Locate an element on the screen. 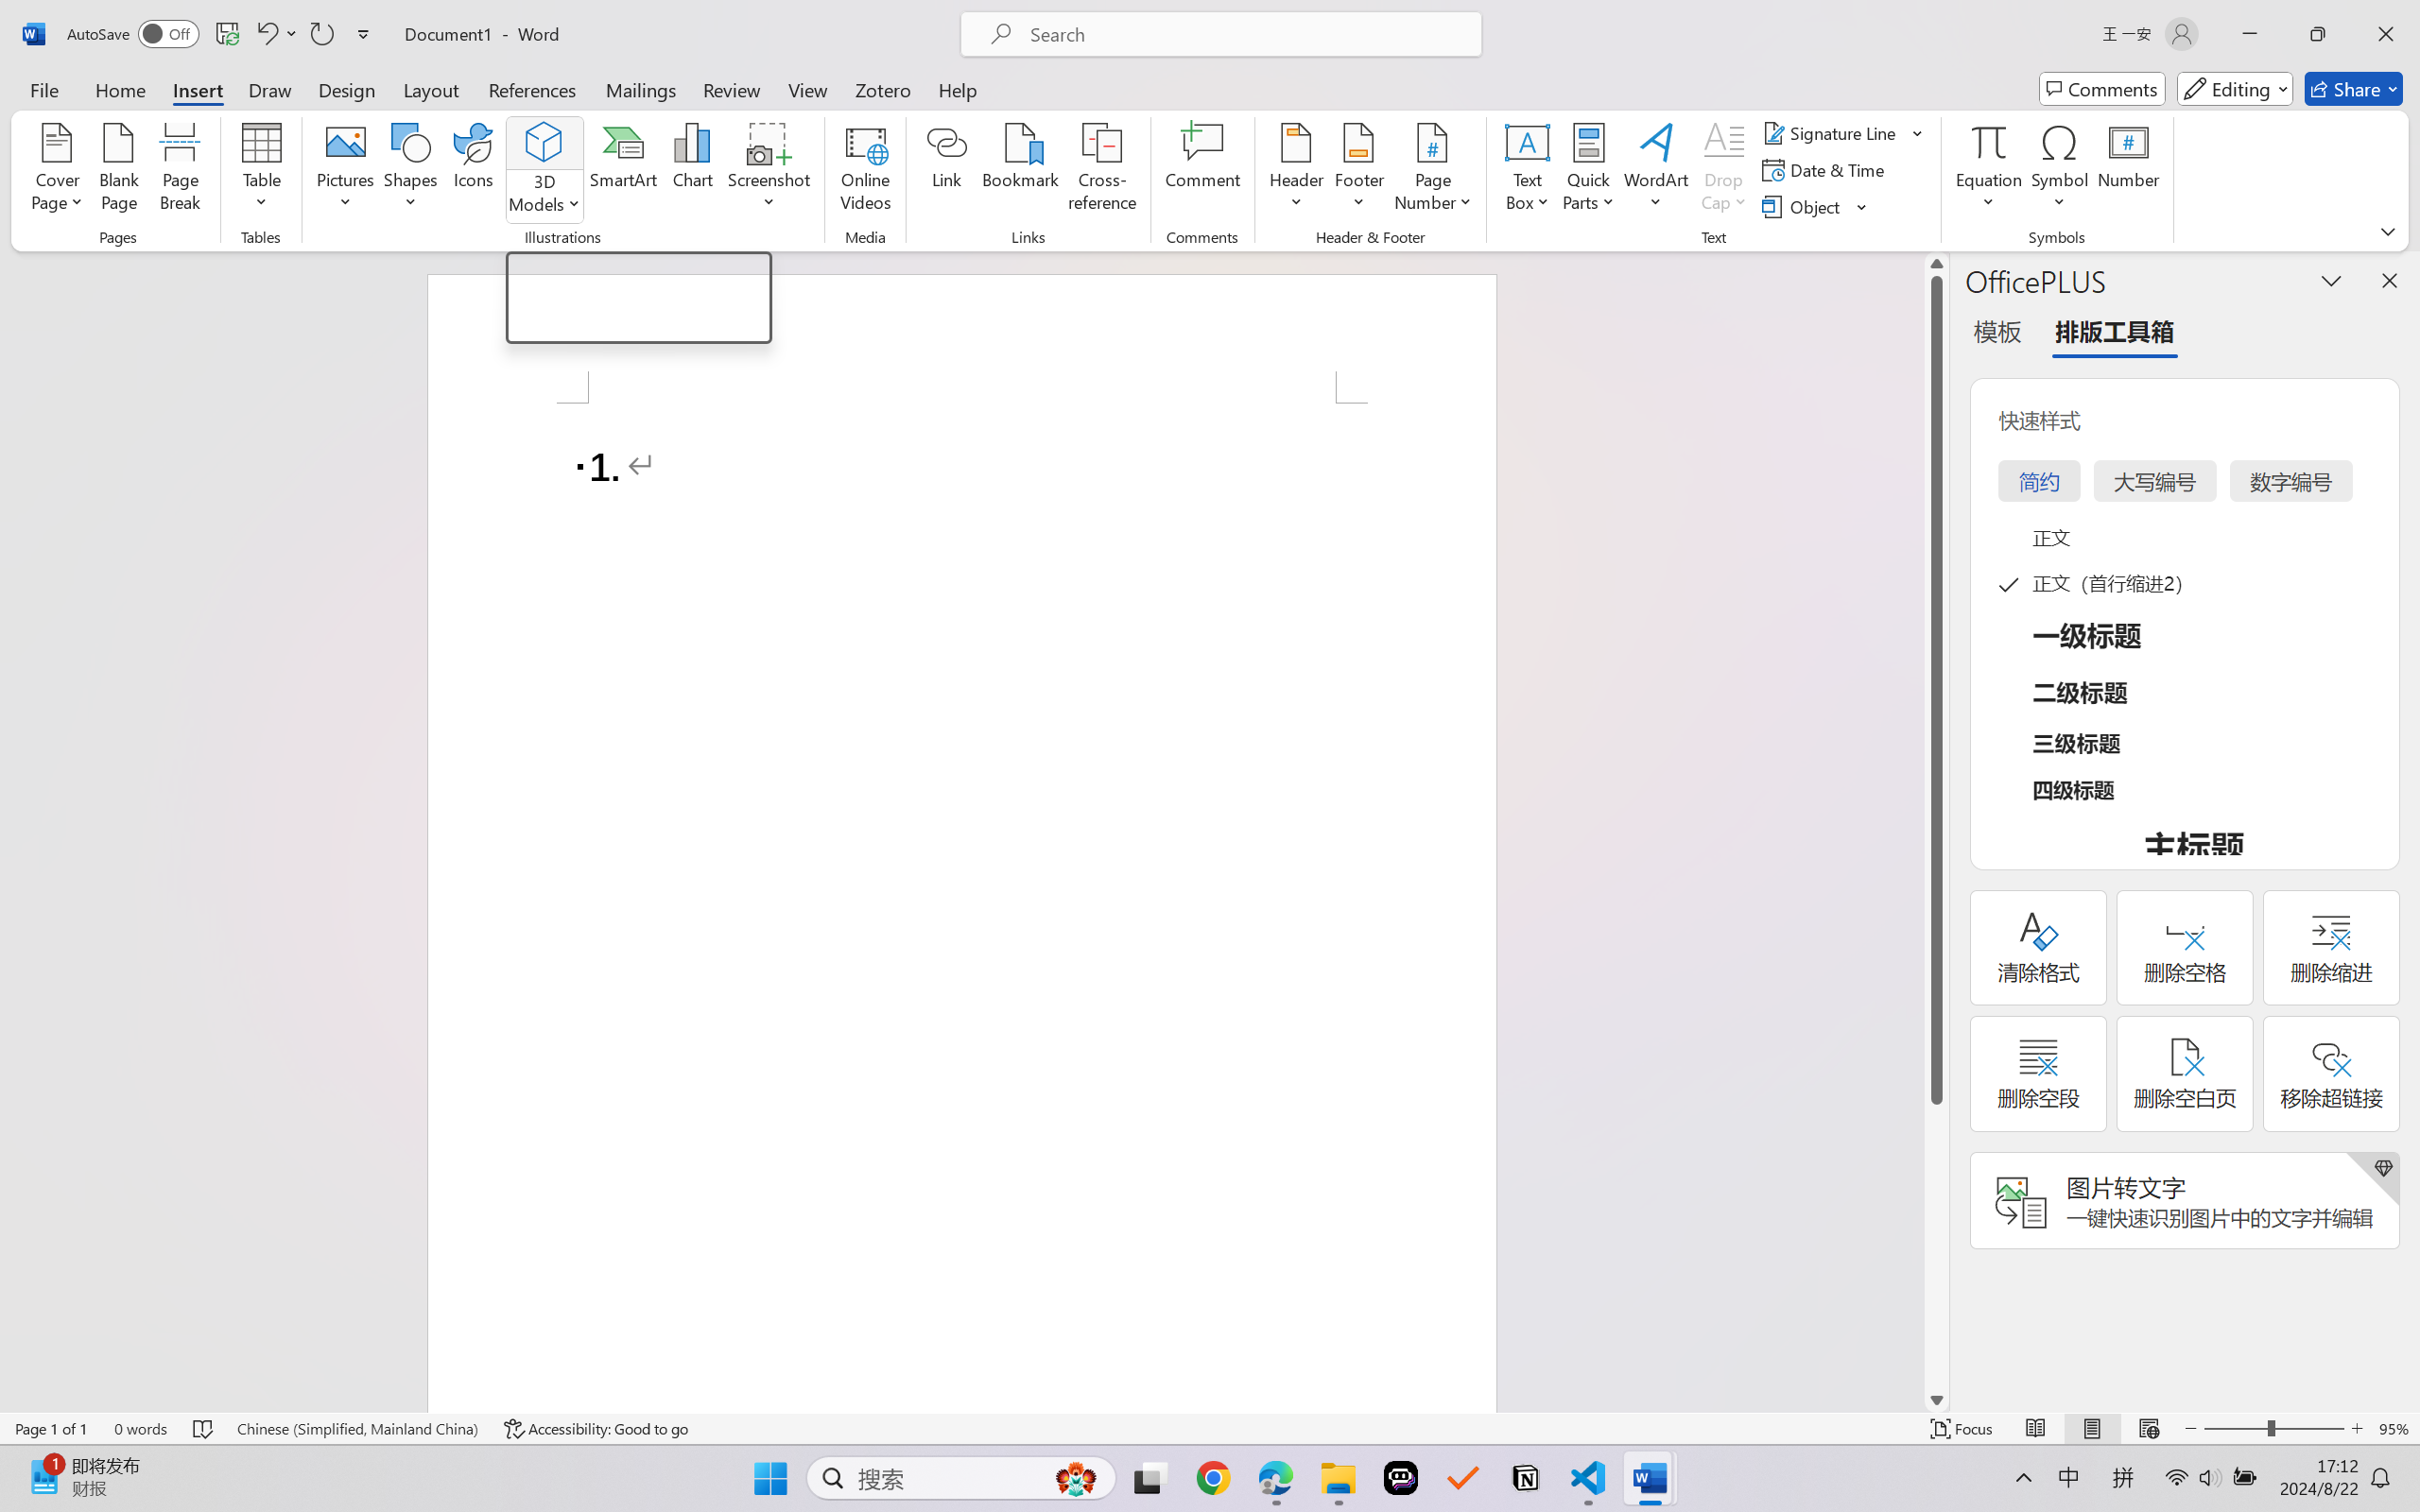 The height and width of the screenshot is (1512, 2420). 'Bookmark...' is located at coordinates (1020, 170).